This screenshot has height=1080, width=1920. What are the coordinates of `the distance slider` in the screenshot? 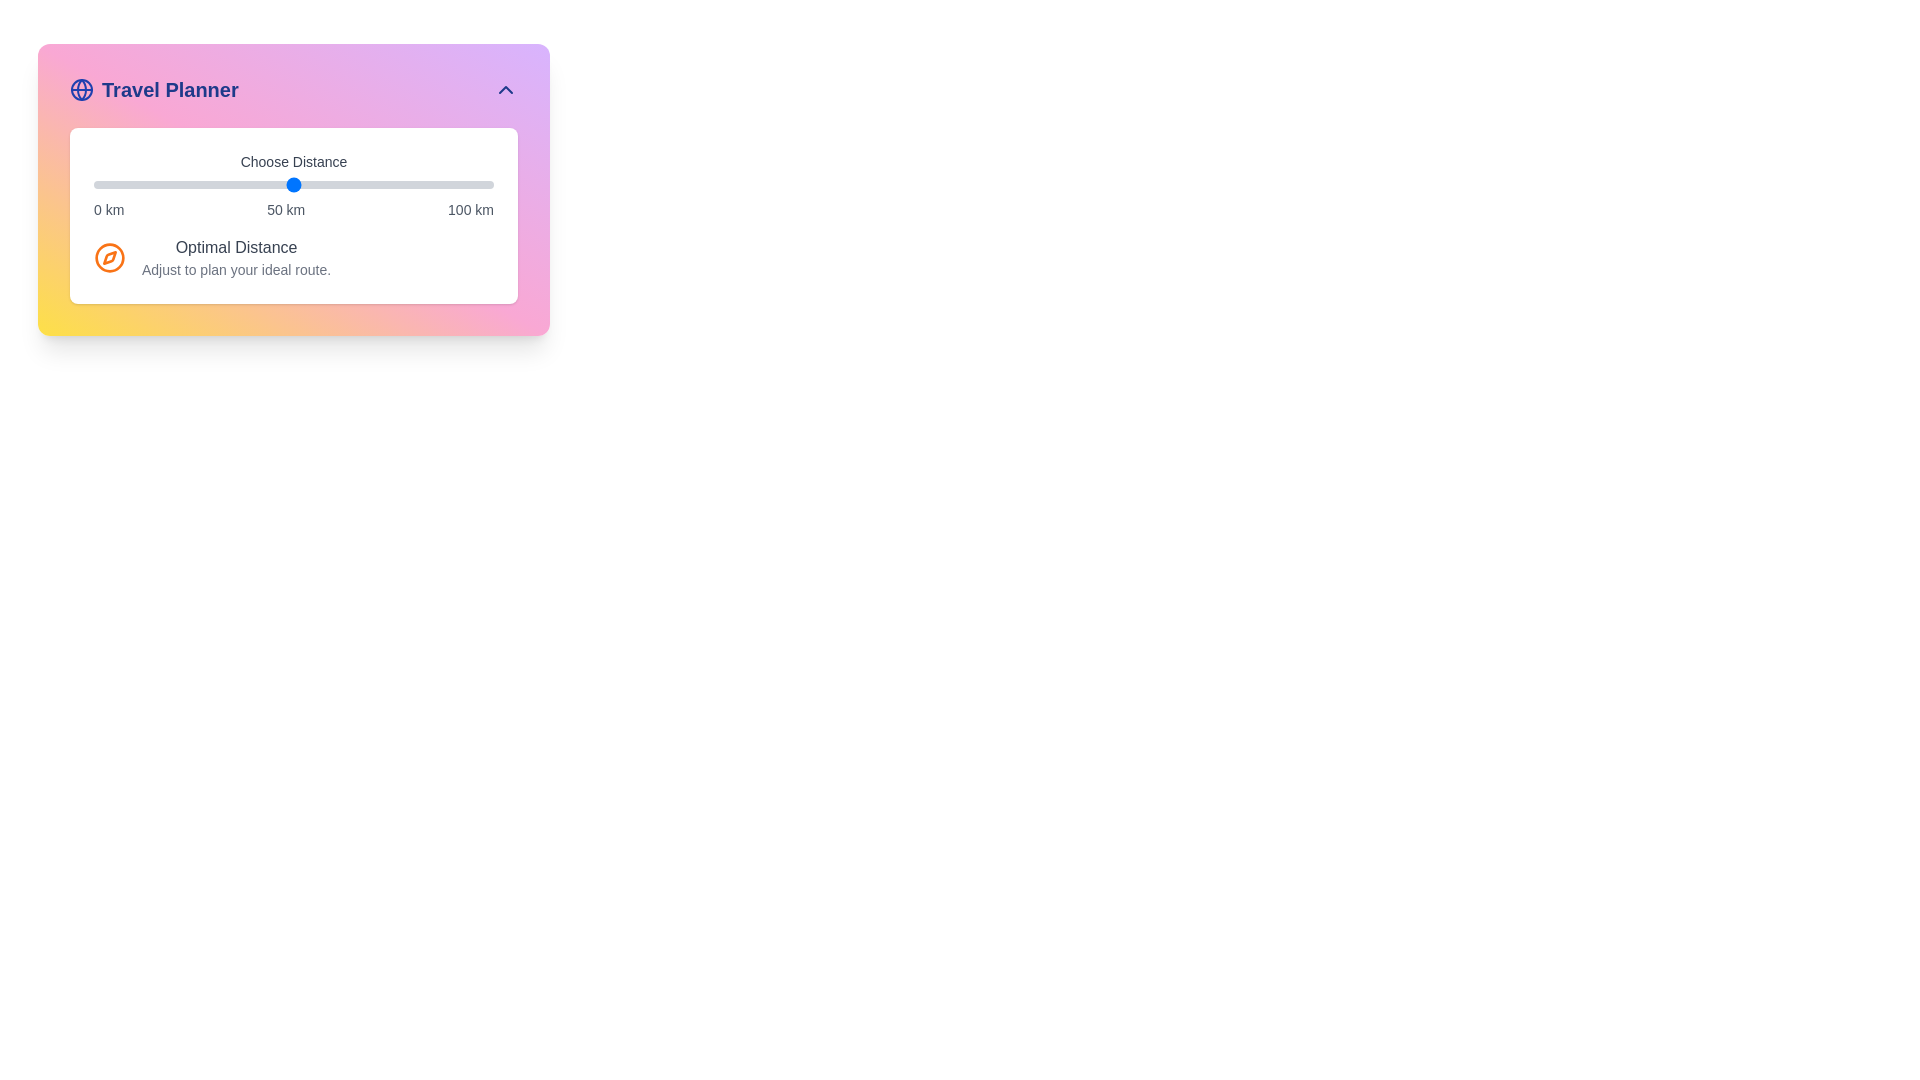 It's located at (288, 185).